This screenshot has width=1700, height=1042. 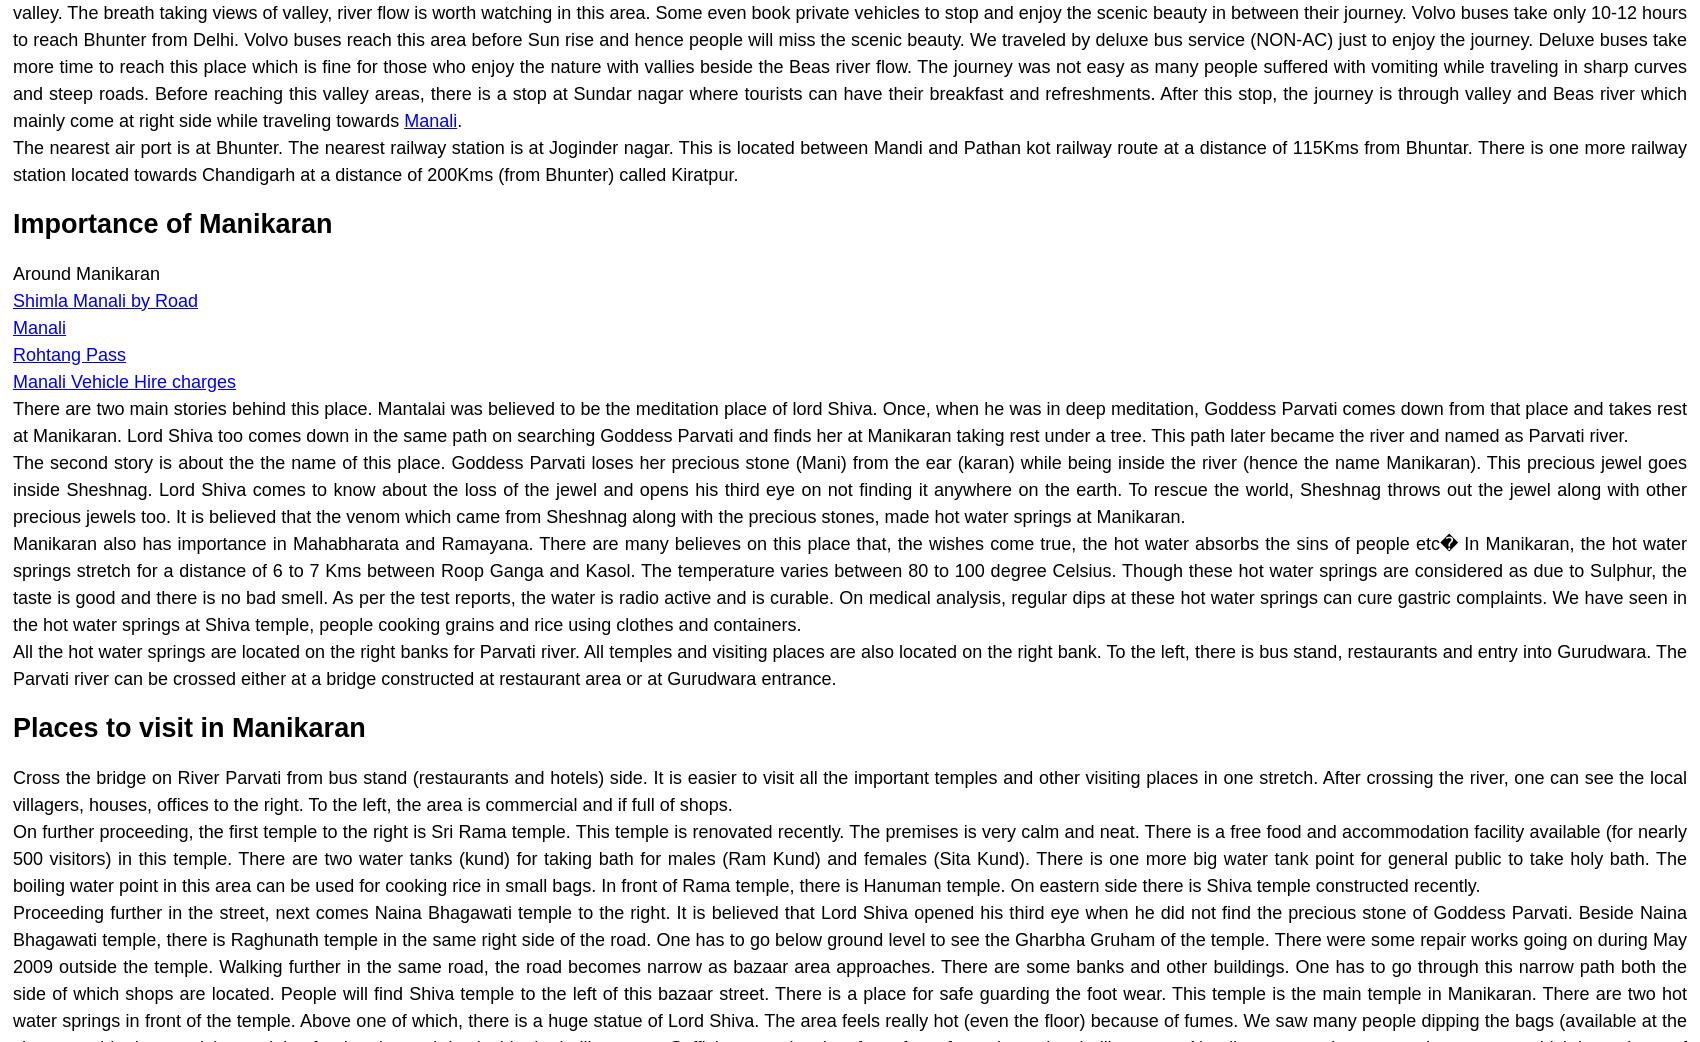 I want to click on 'Importance of Manikaran', so click(x=171, y=223).